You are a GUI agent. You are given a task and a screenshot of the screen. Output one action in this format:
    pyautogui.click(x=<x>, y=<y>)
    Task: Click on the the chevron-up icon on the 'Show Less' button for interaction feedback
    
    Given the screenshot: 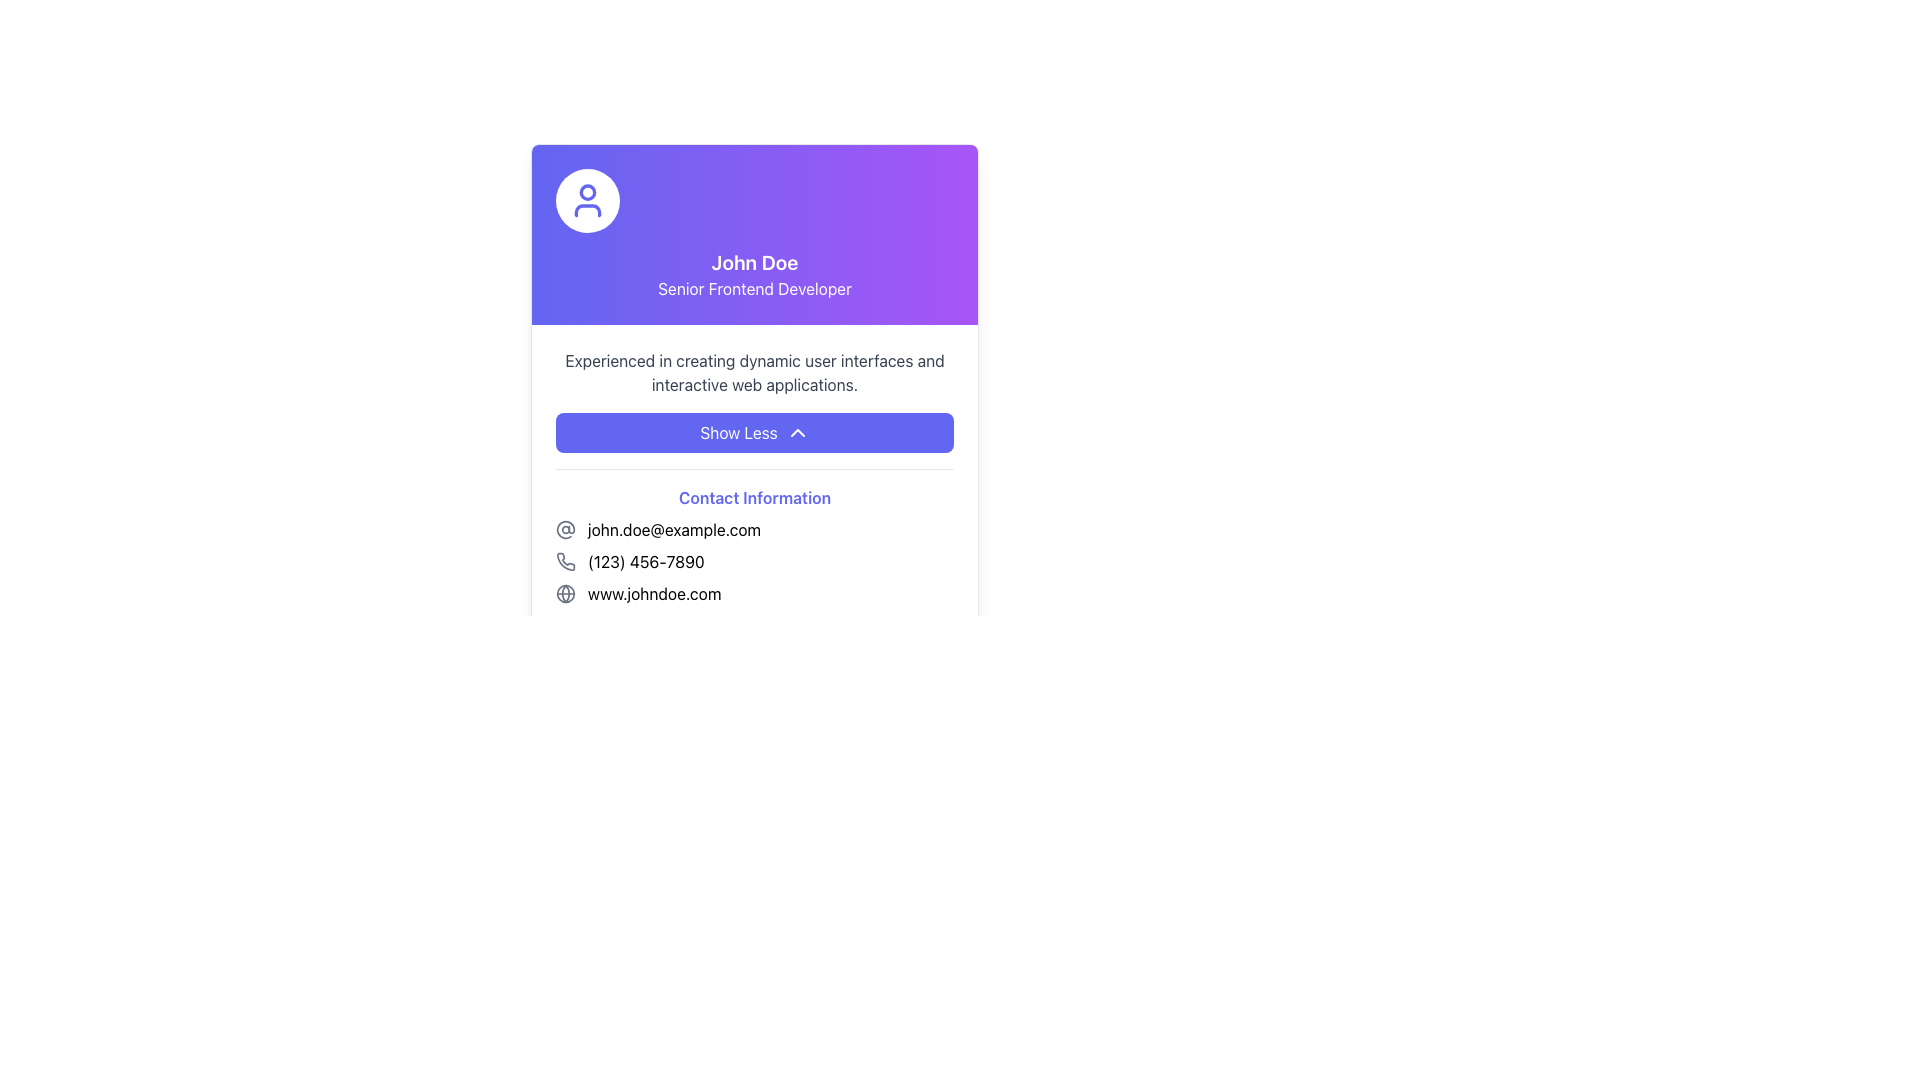 What is the action you would take?
    pyautogui.click(x=796, y=431)
    